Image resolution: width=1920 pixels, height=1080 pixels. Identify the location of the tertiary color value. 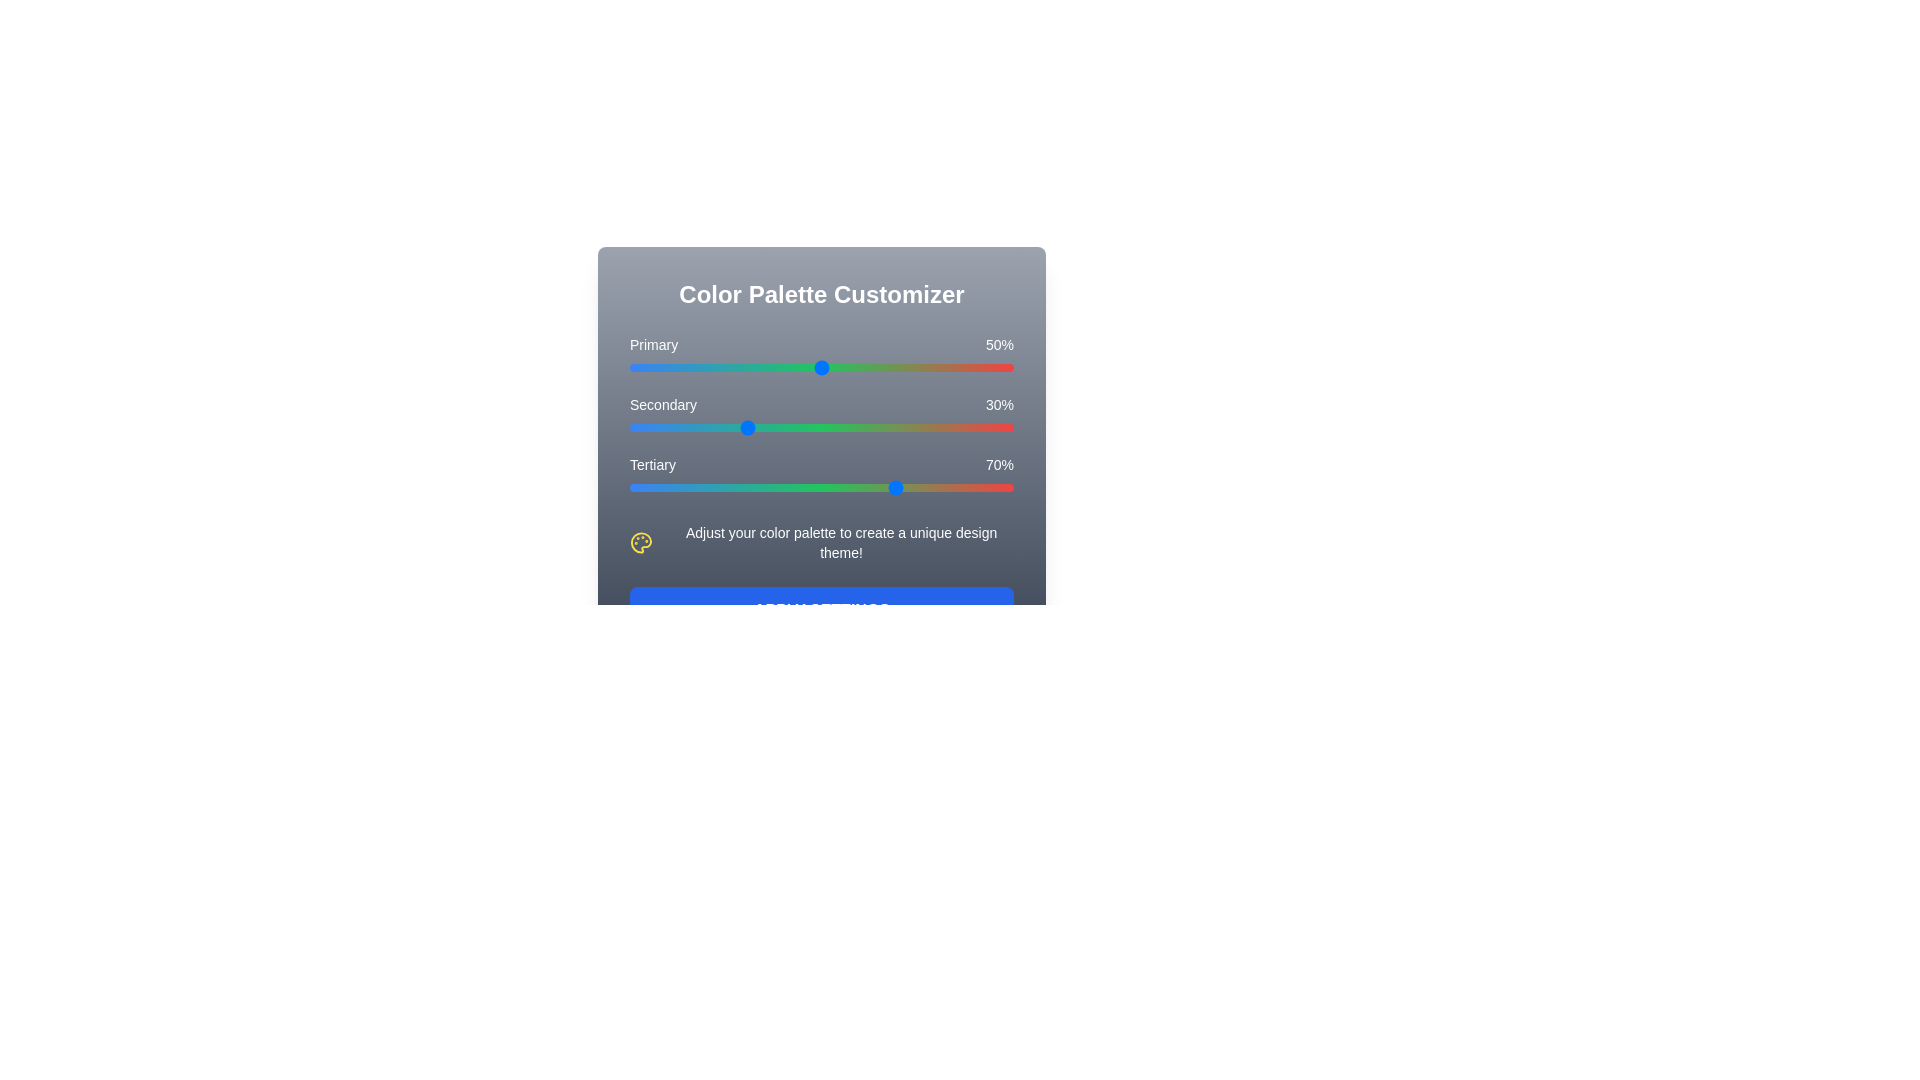
(971, 488).